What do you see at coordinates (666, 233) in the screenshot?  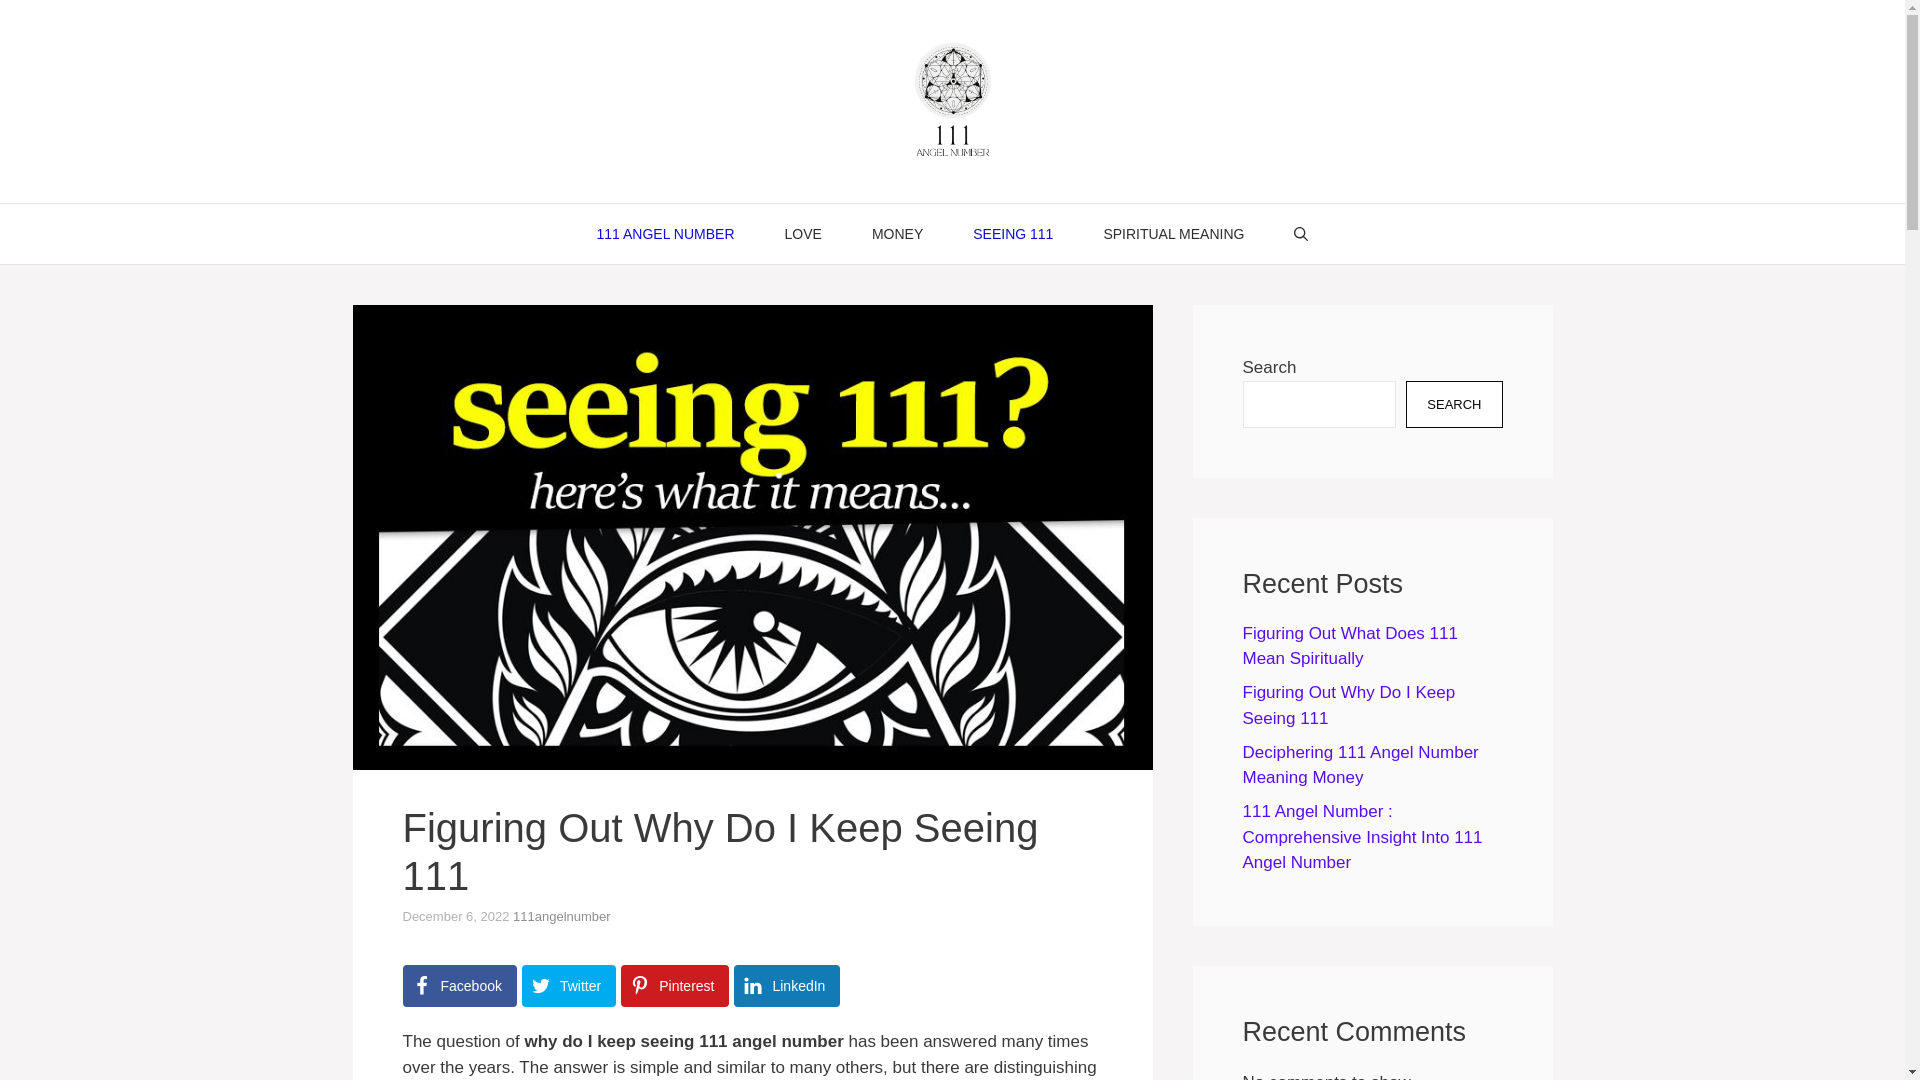 I see `'111 ANGEL NUMBER'` at bounding box center [666, 233].